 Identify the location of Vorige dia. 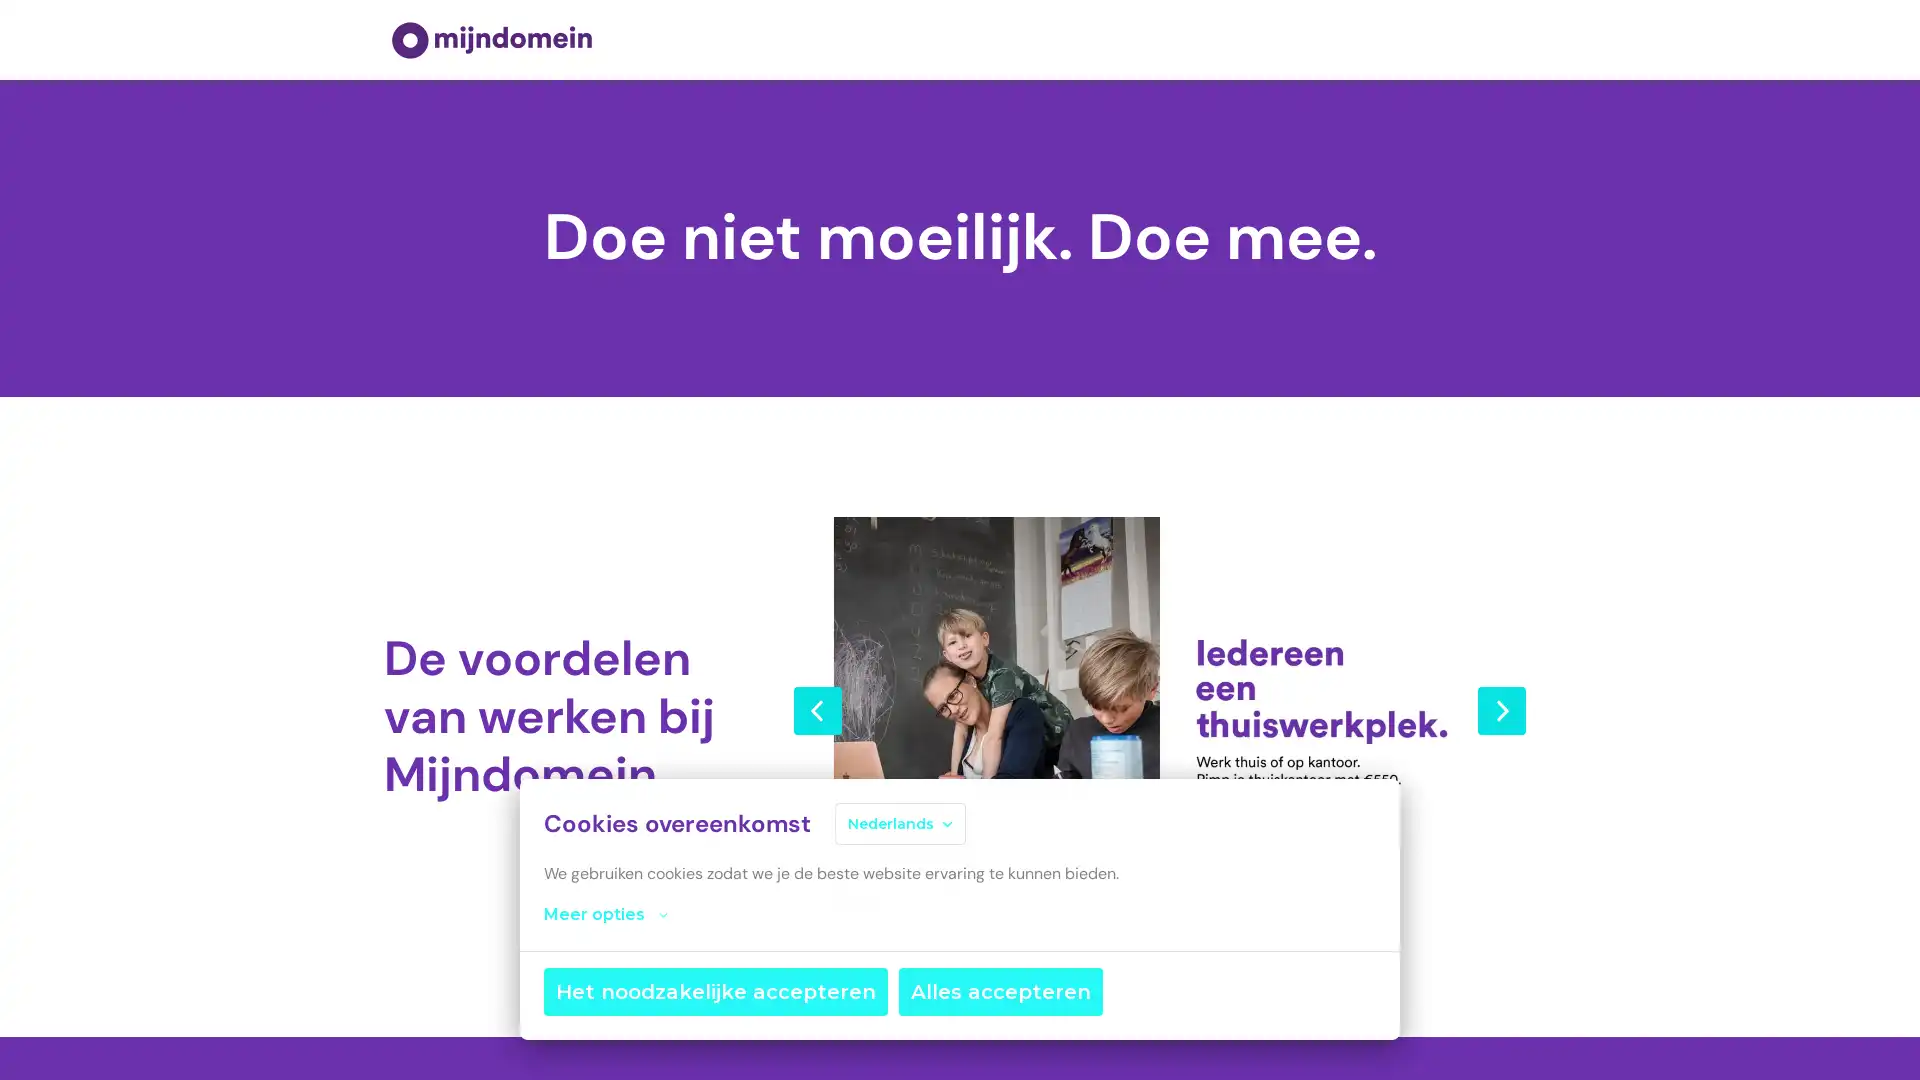
(817, 708).